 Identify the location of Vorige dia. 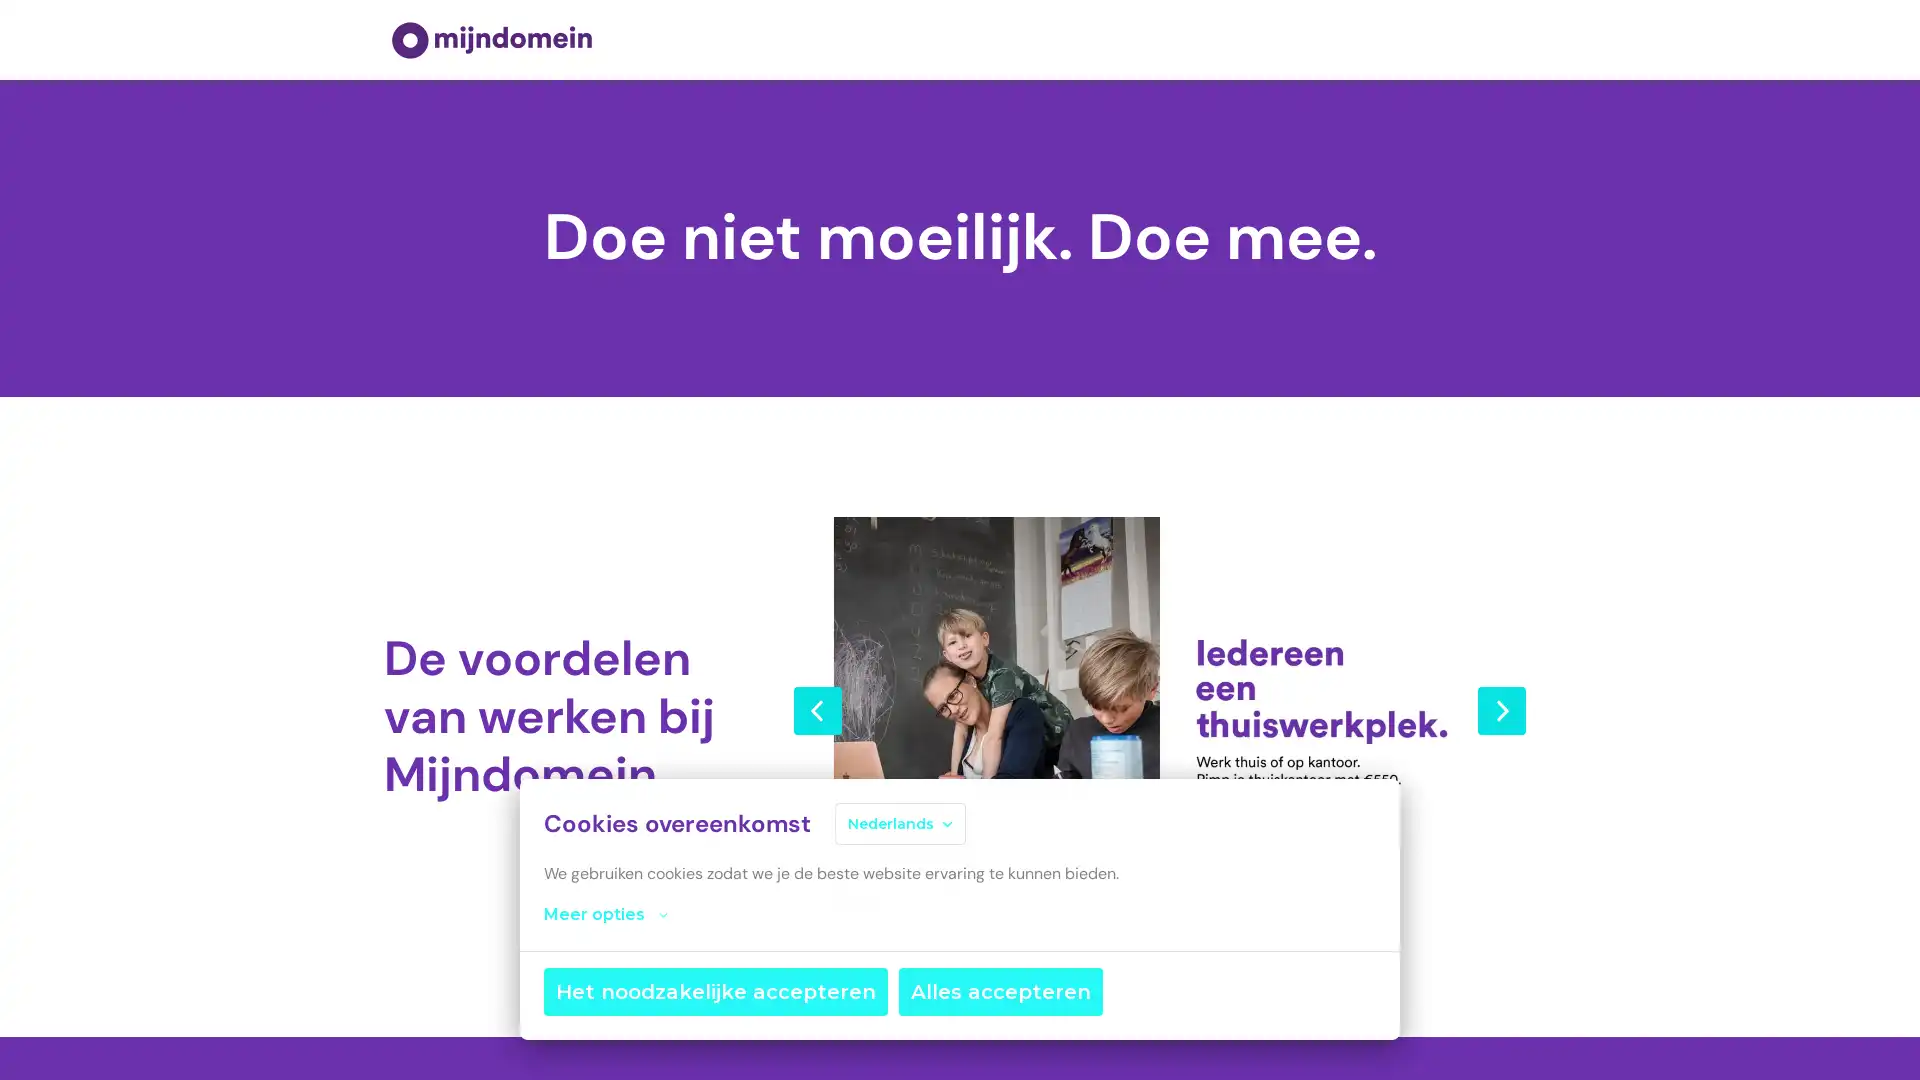
(817, 708).